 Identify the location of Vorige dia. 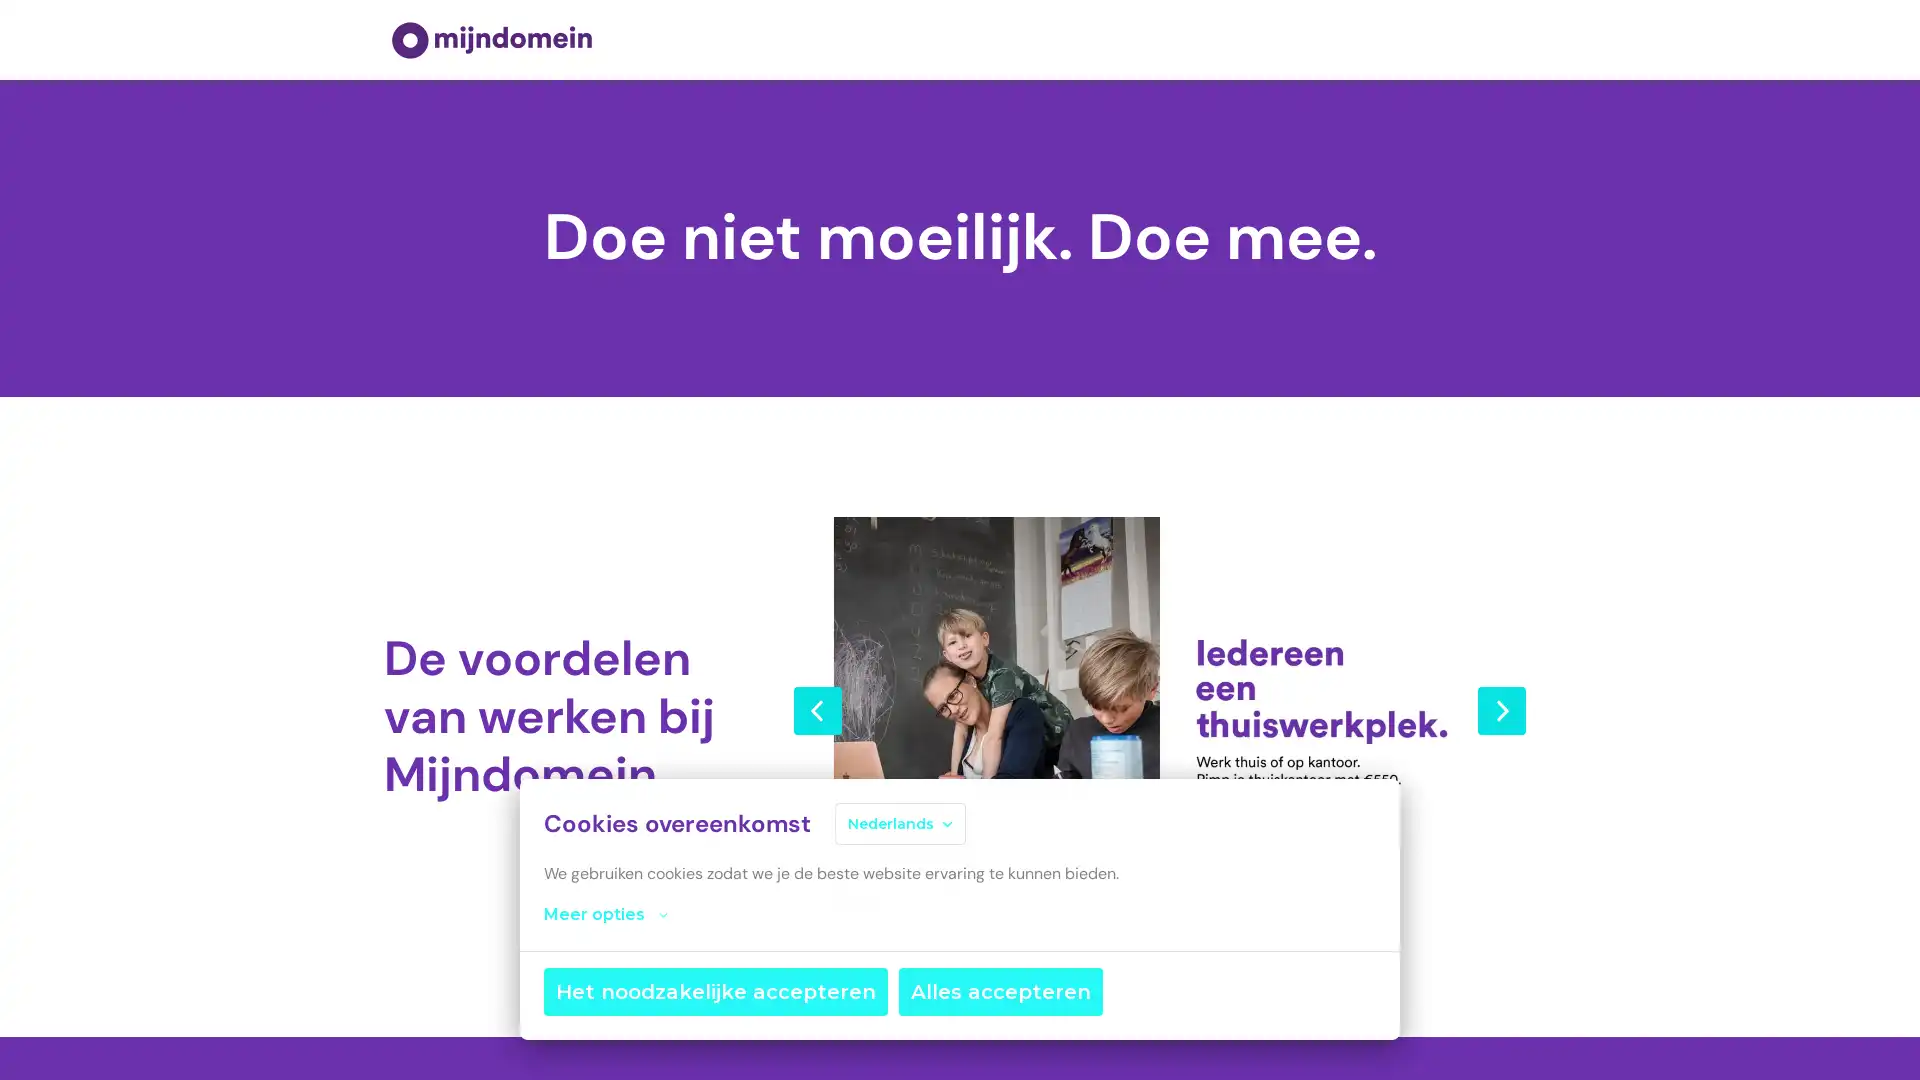
(817, 708).